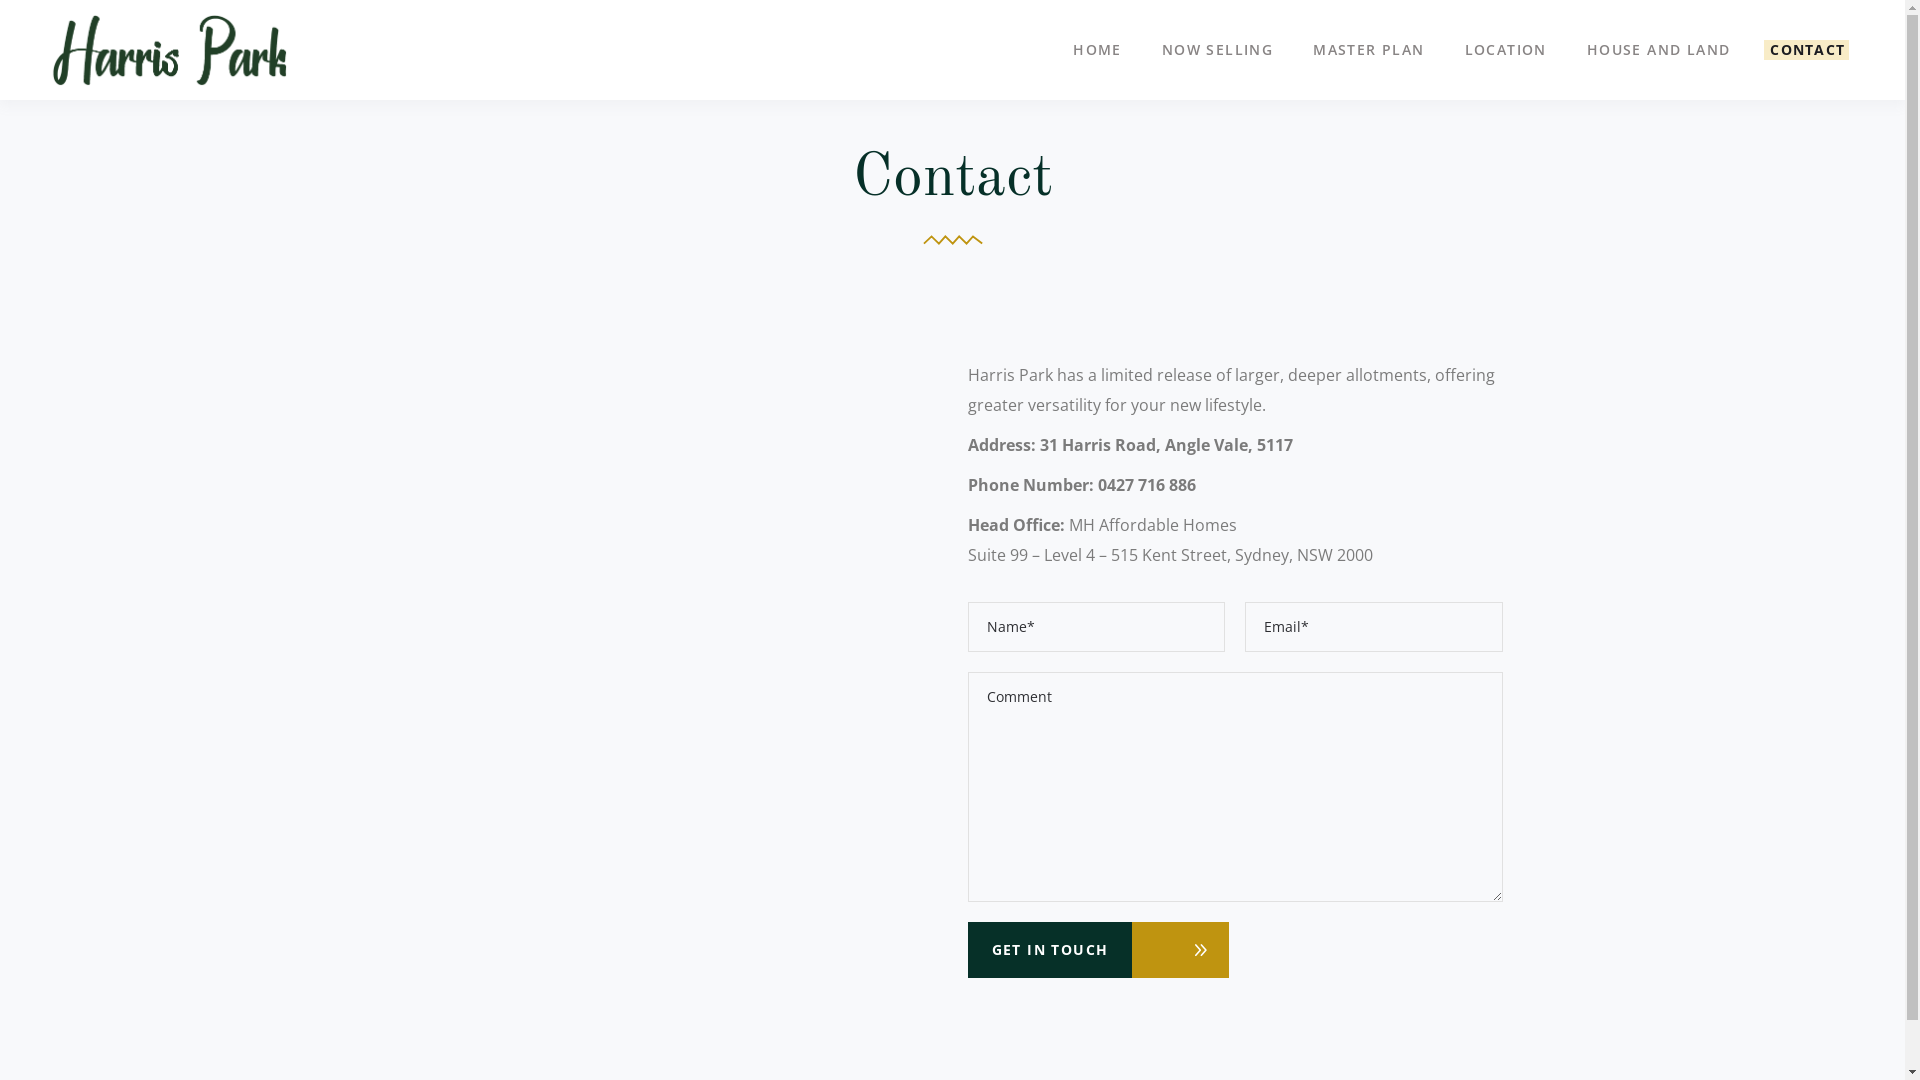 The image size is (1920, 1080). I want to click on 'NOW SELLING', so click(1216, 49).